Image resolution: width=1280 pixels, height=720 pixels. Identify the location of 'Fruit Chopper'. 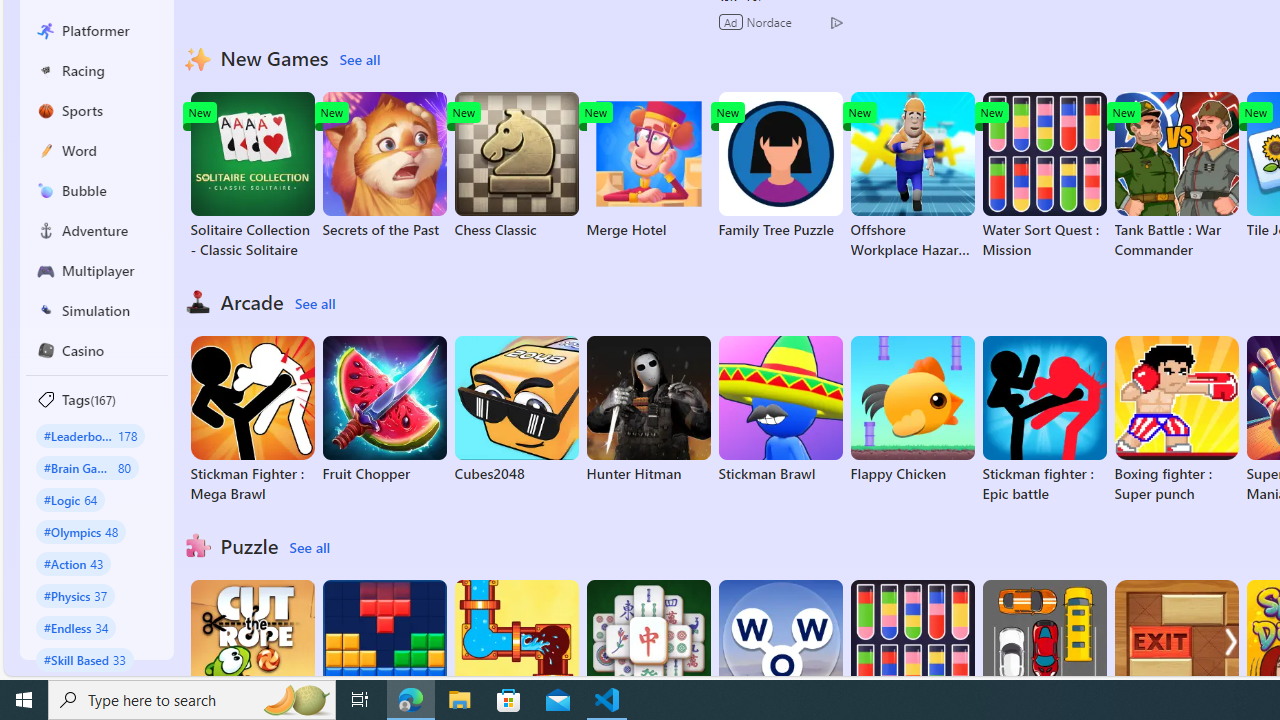
(384, 409).